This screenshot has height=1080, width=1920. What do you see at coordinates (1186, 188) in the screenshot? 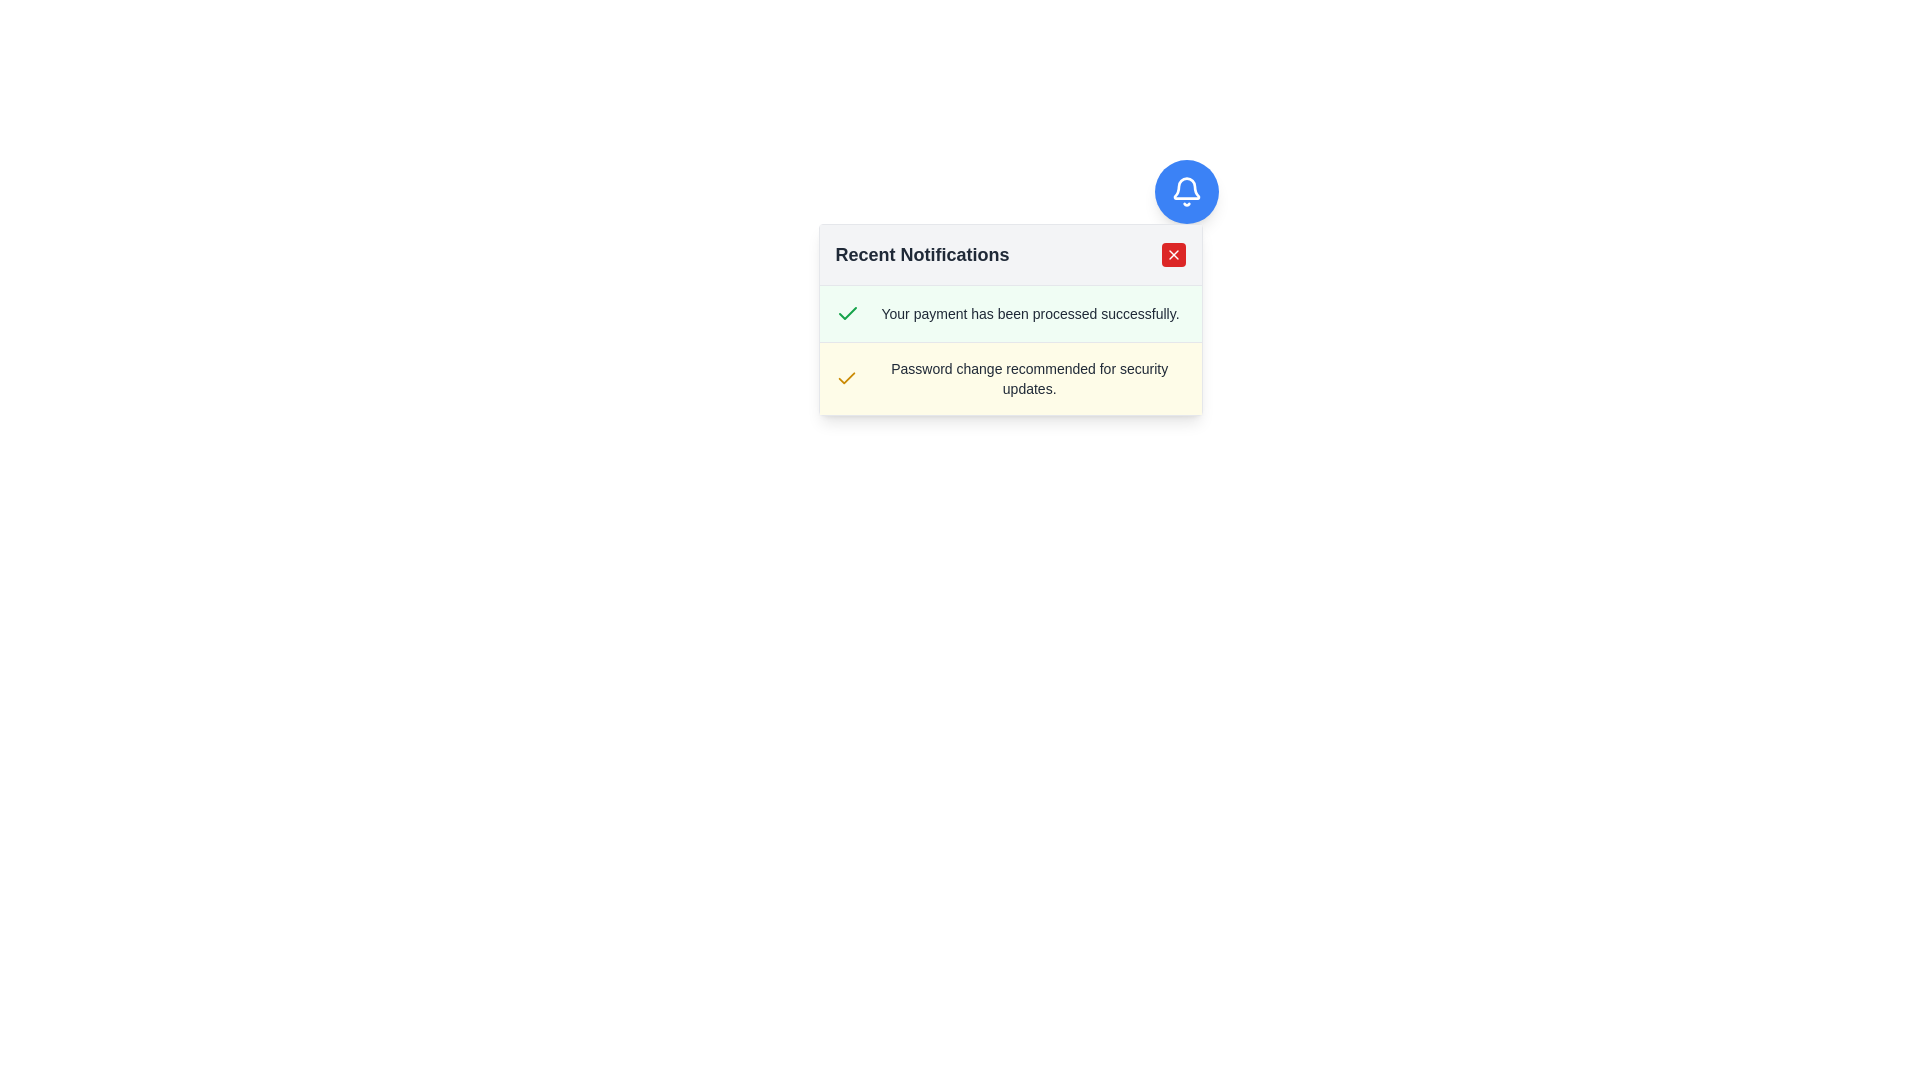
I see `the bell icon` at bounding box center [1186, 188].